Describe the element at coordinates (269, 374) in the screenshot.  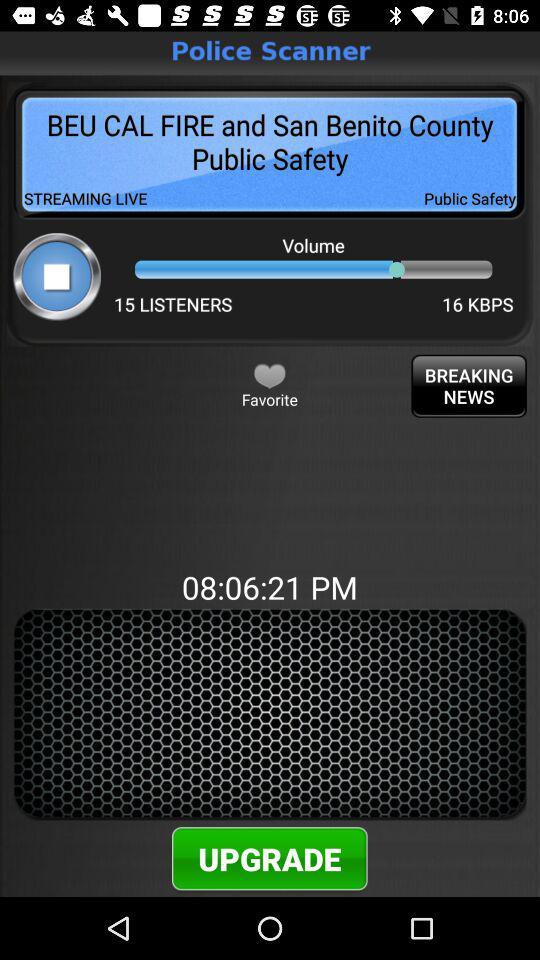
I see `the button to the left of breaking` at that location.